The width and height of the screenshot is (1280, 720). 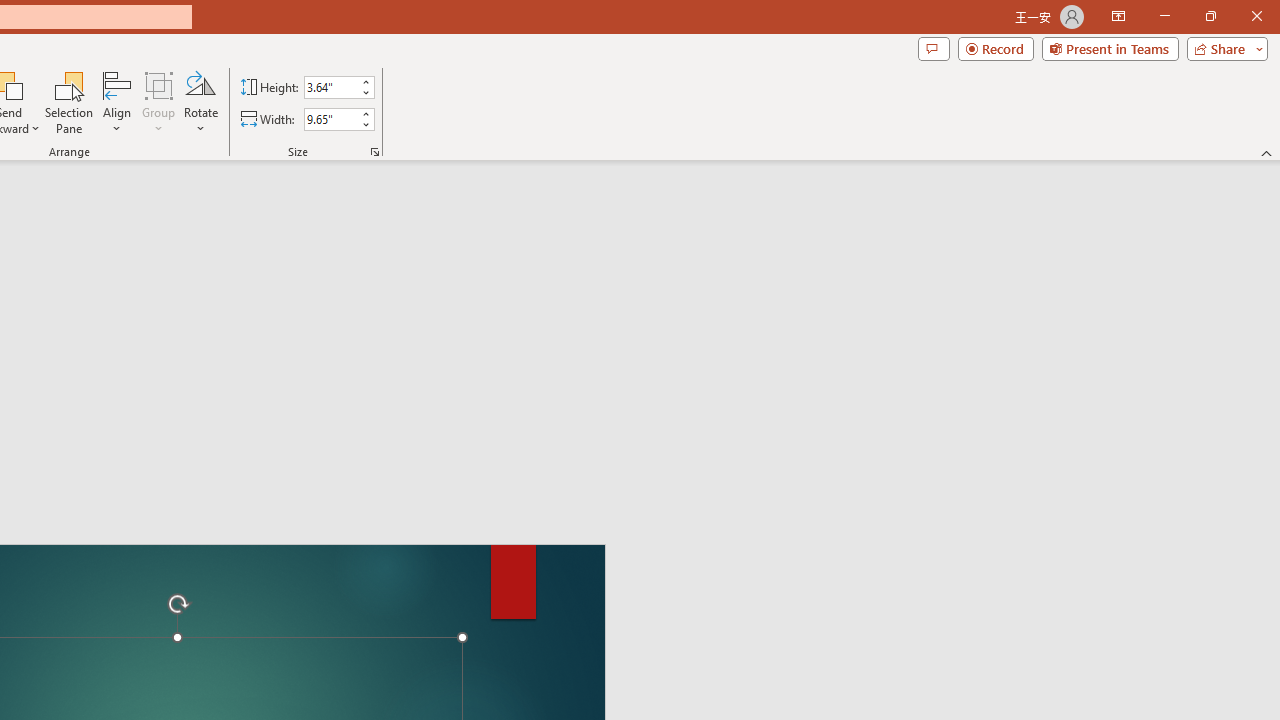 What do you see at coordinates (375, 150) in the screenshot?
I see `'Size and Position...'` at bounding box center [375, 150].